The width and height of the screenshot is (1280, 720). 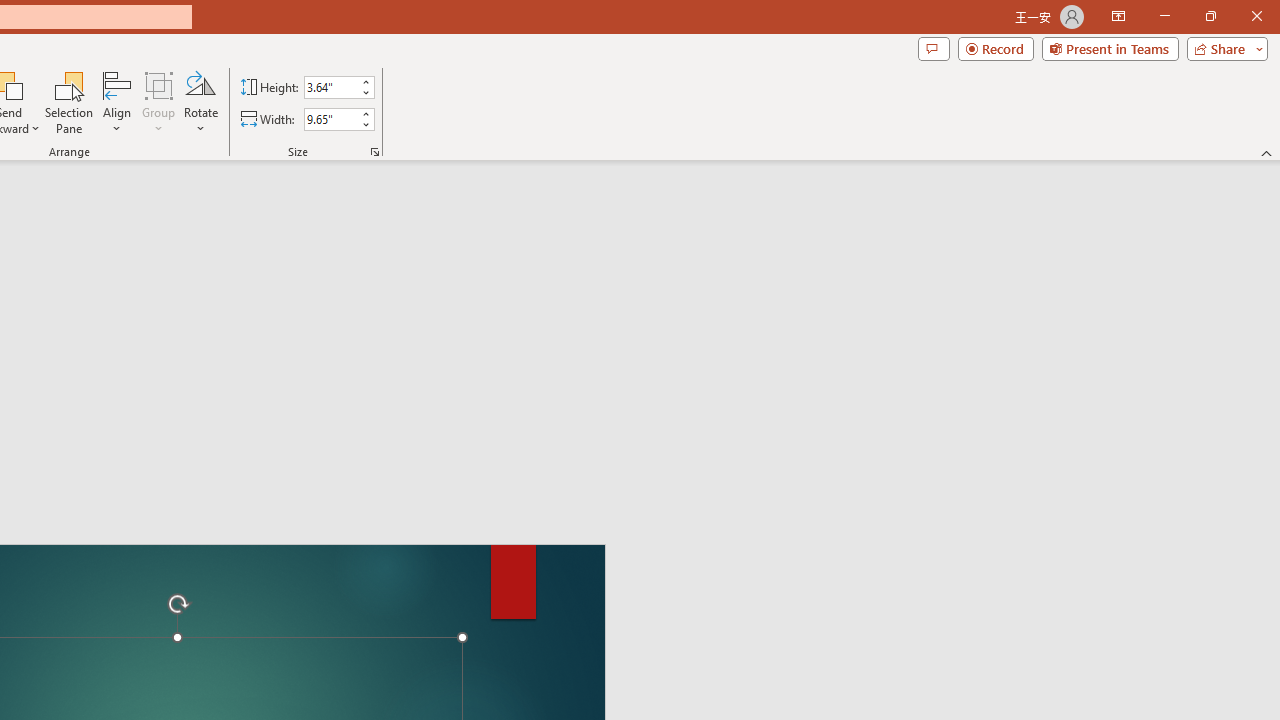 What do you see at coordinates (375, 150) in the screenshot?
I see `'Size and Position...'` at bounding box center [375, 150].